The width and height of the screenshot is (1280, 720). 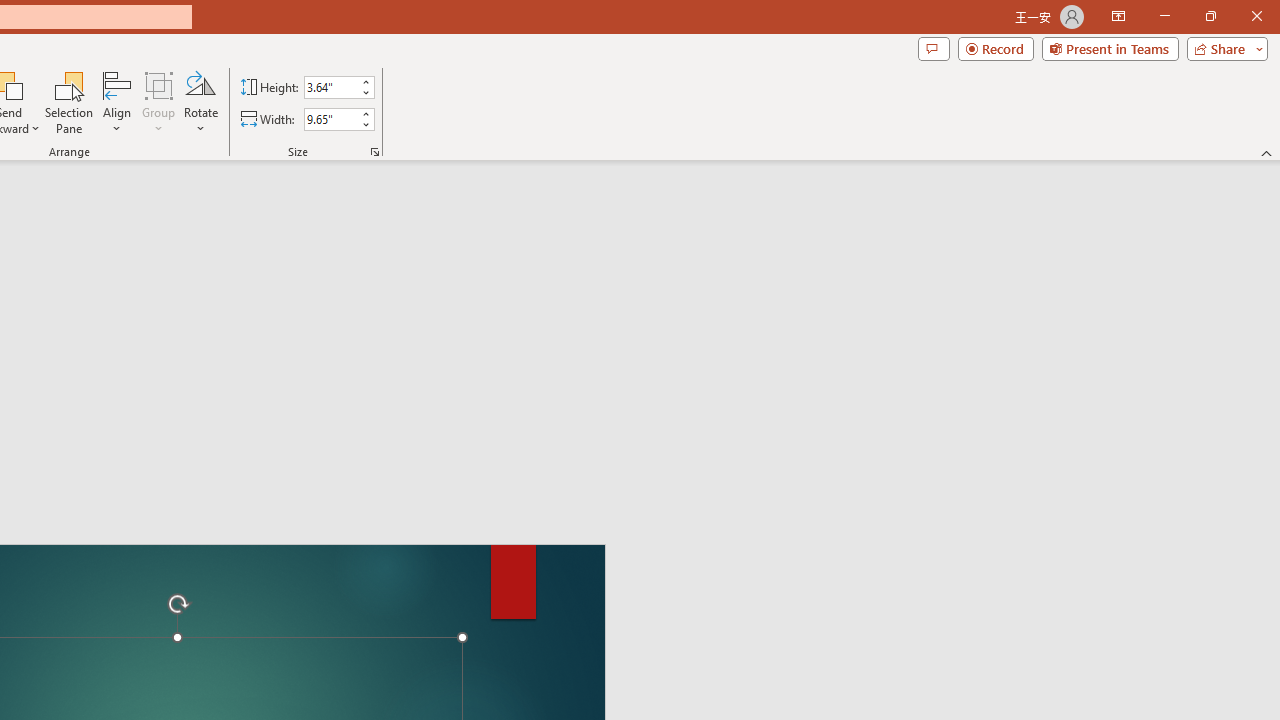 What do you see at coordinates (375, 150) in the screenshot?
I see `'Size and Position...'` at bounding box center [375, 150].